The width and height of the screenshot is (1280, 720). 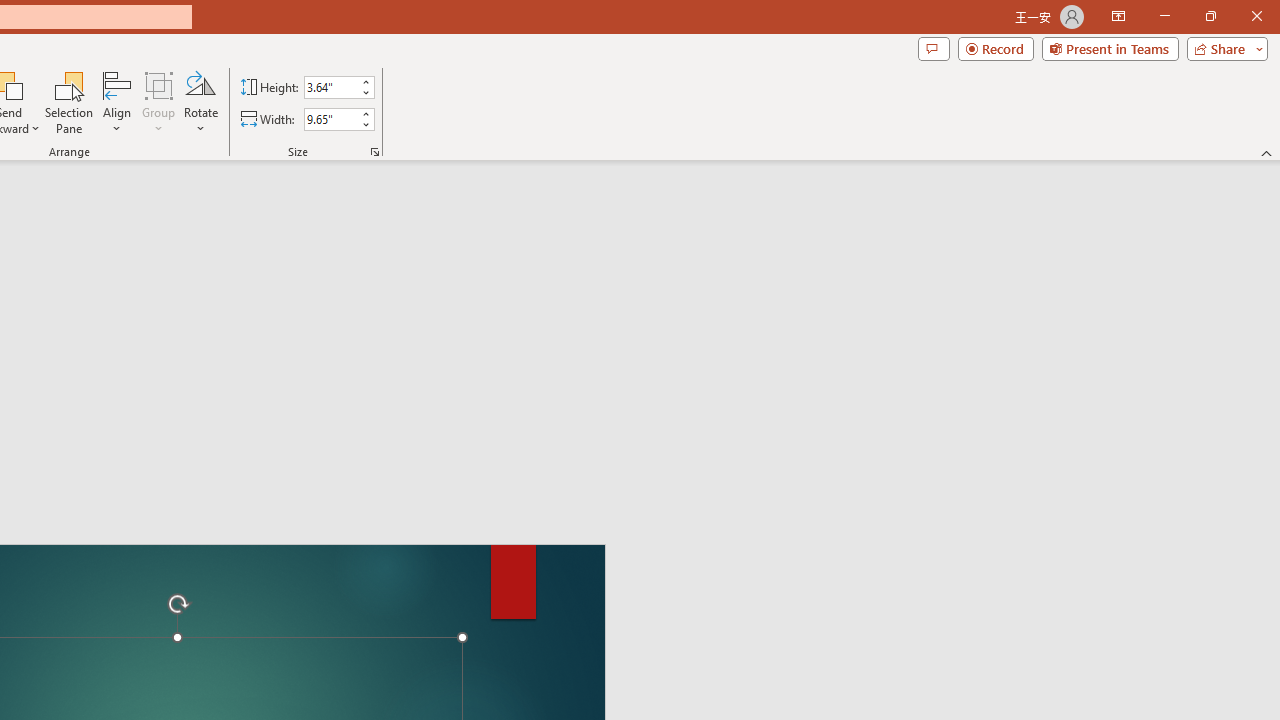 What do you see at coordinates (375, 150) in the screenshot?
I see `'Size and Position...'` at bounding box center [375, 150].